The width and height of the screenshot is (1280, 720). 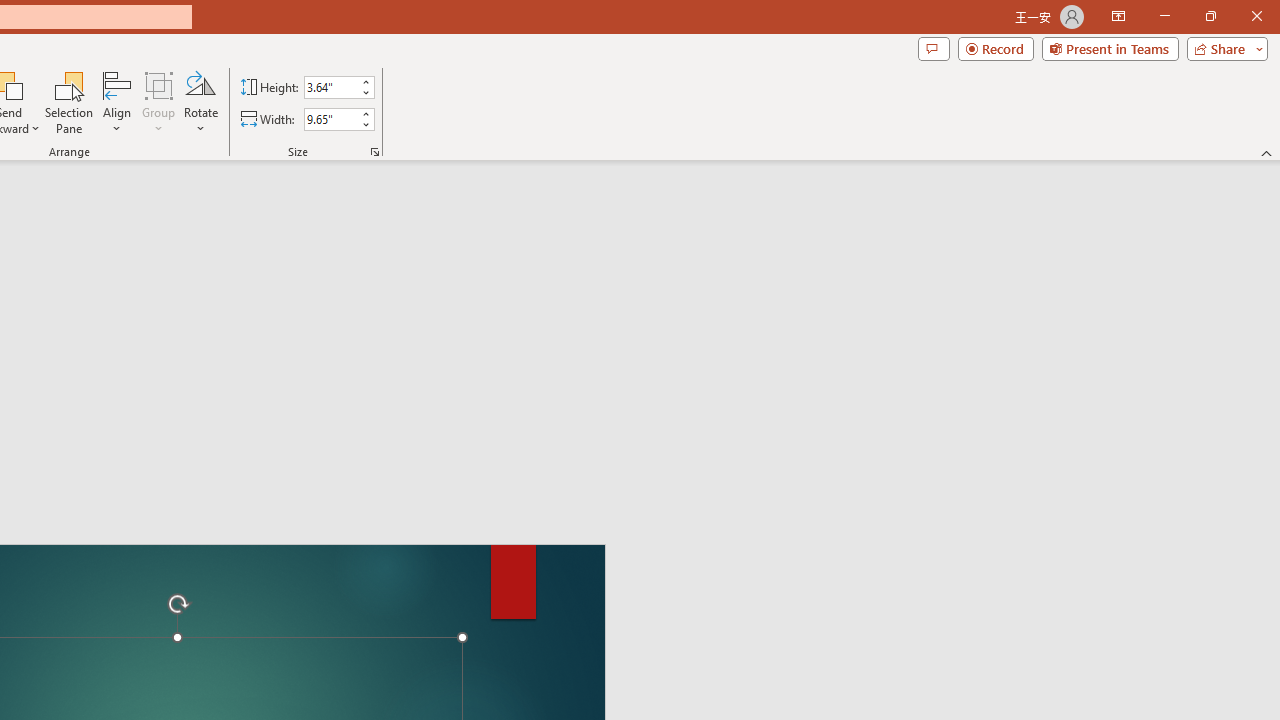 What do you see at coordinates (375, 150) in the screenshot?
I see `'Size and Position...'` at bounding box center [375, 150].